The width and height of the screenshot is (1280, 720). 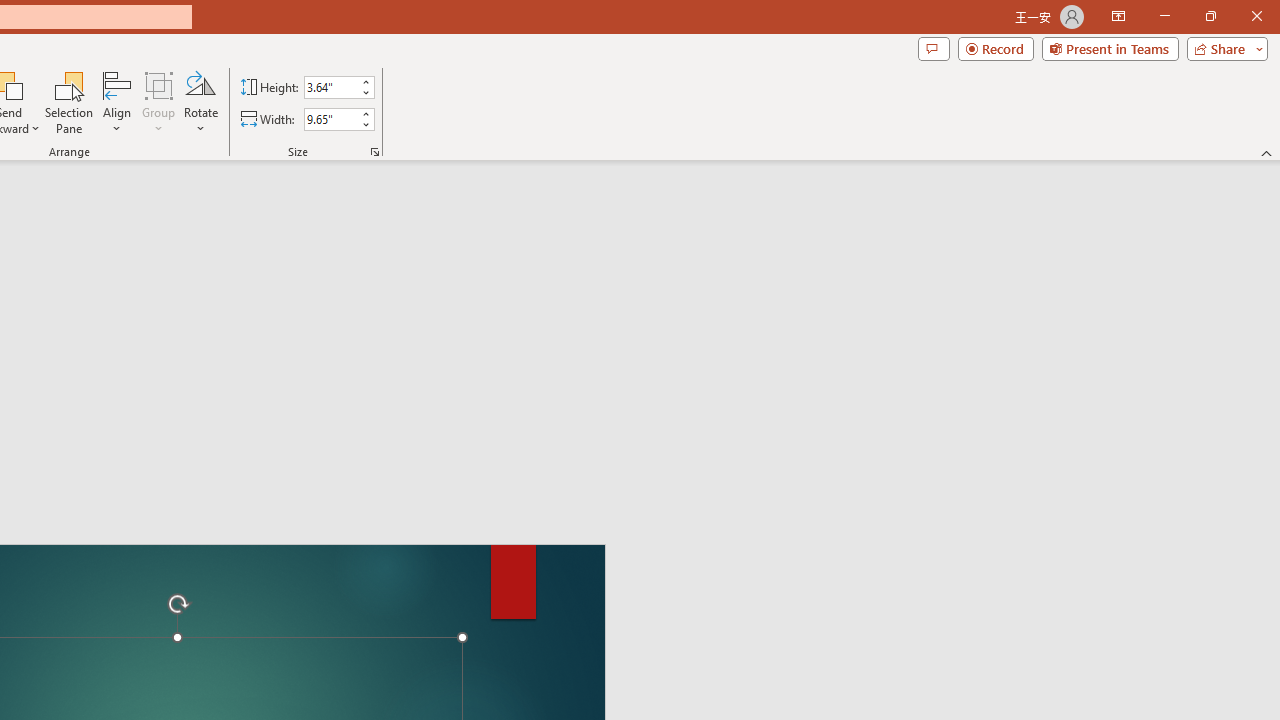 What do you see at coordinates (375, 150) in the screenshot?
I see `'Size and Position...'` at bounding box center [375, 150].